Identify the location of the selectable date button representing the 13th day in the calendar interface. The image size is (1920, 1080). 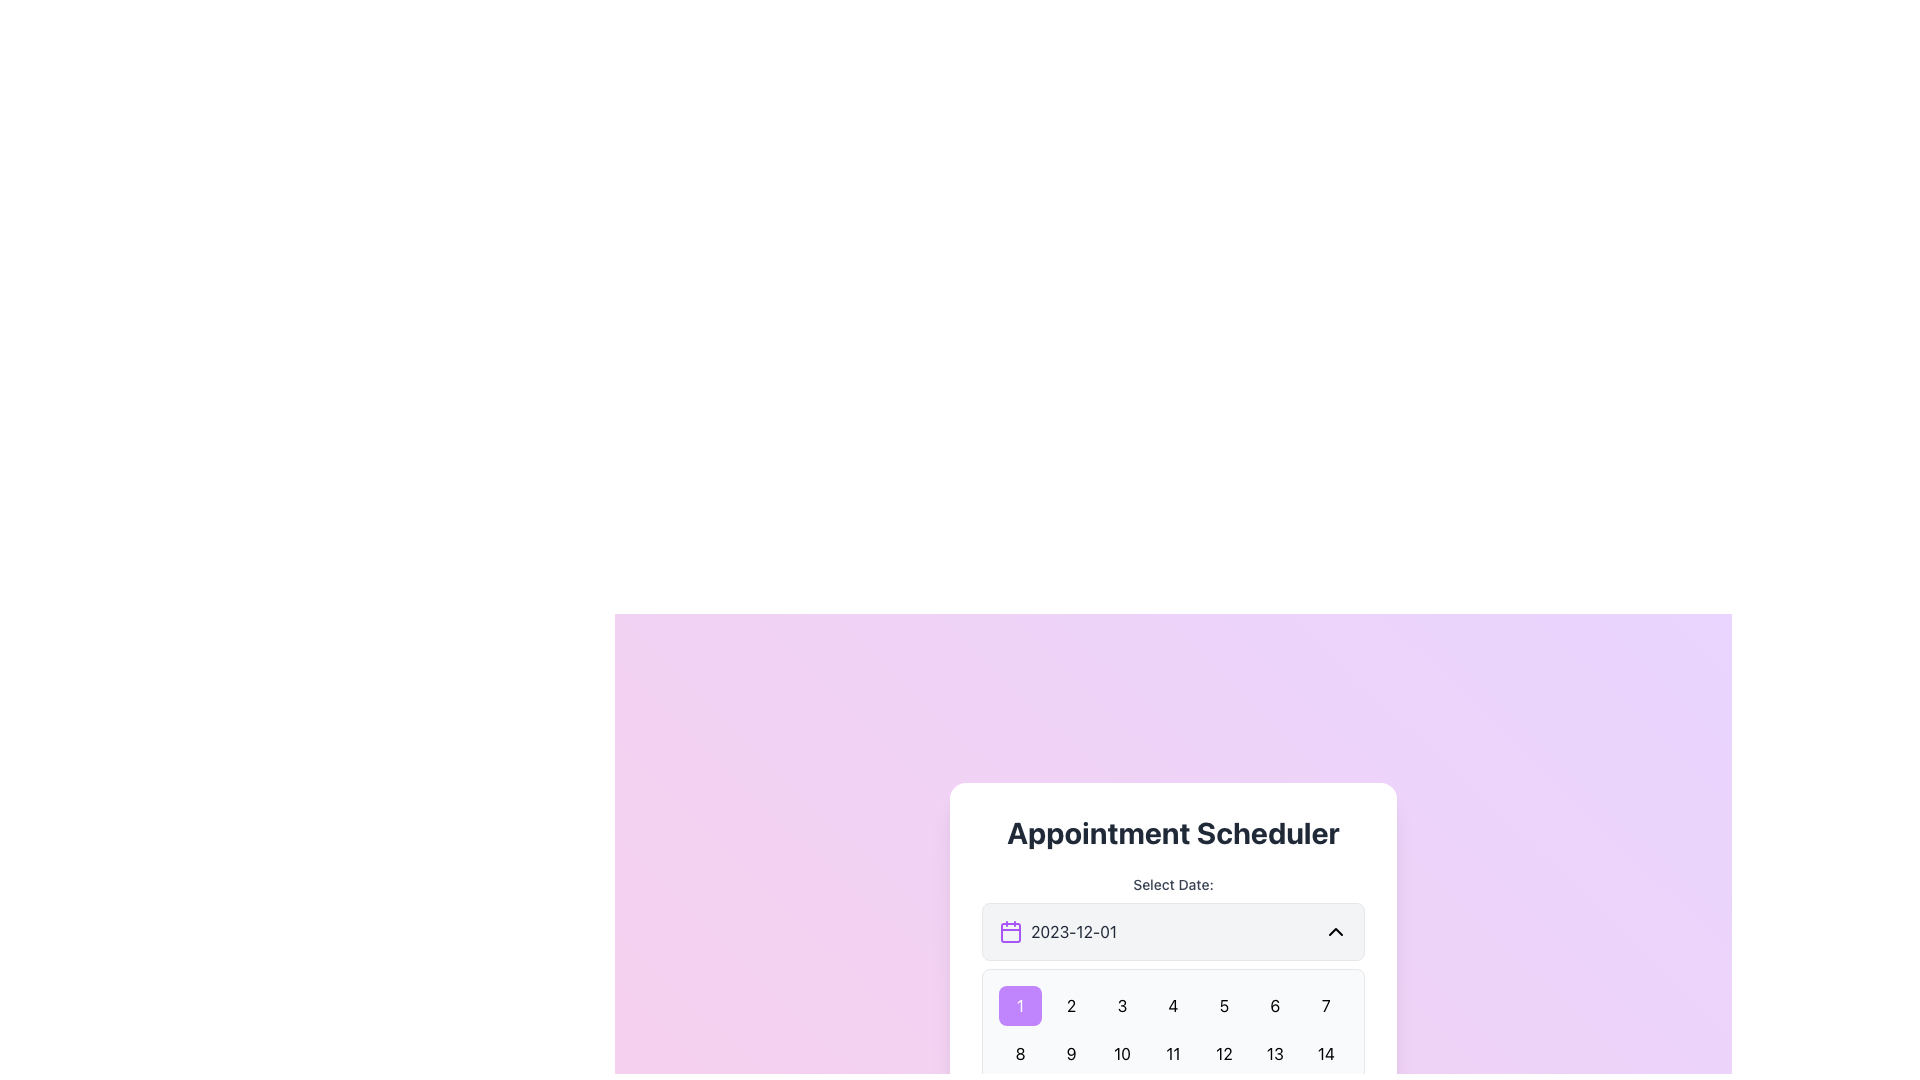
(1274, 1053).